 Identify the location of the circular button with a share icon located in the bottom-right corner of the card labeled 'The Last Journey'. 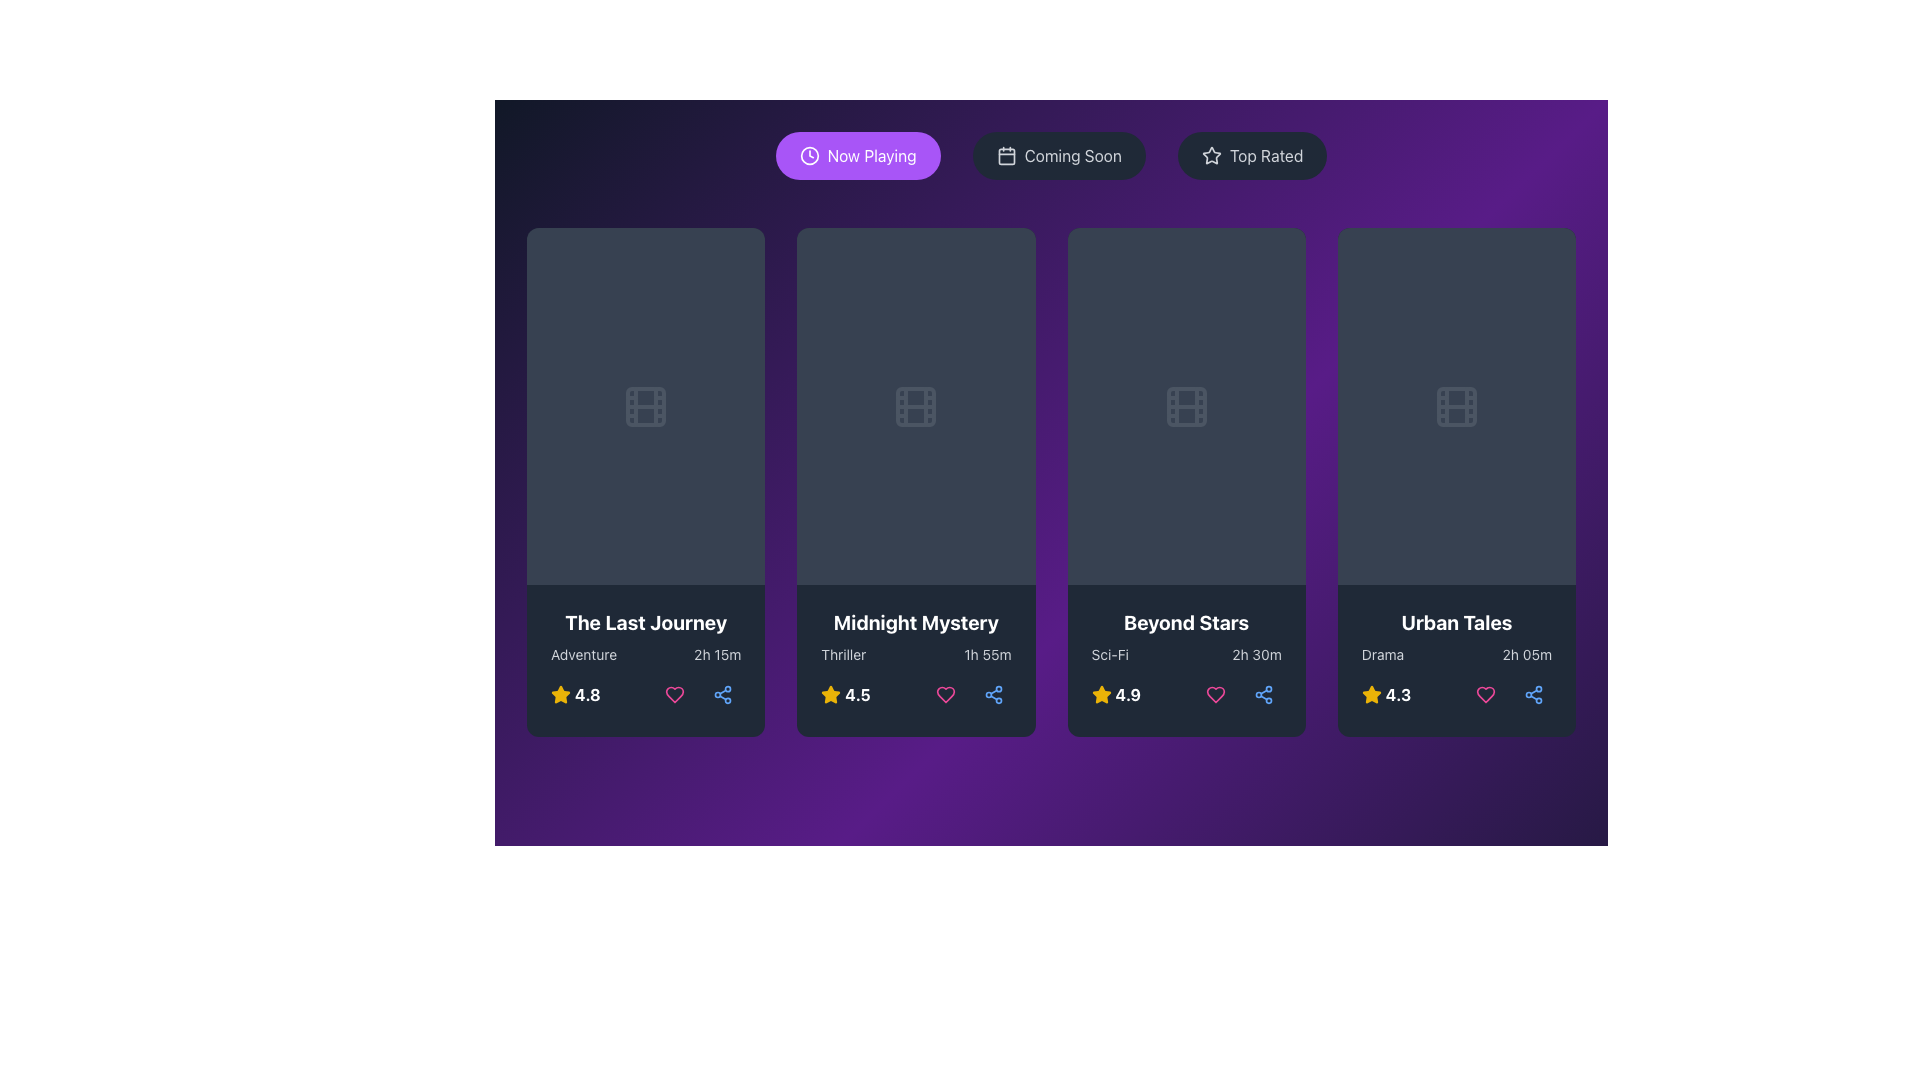
(722, 694).